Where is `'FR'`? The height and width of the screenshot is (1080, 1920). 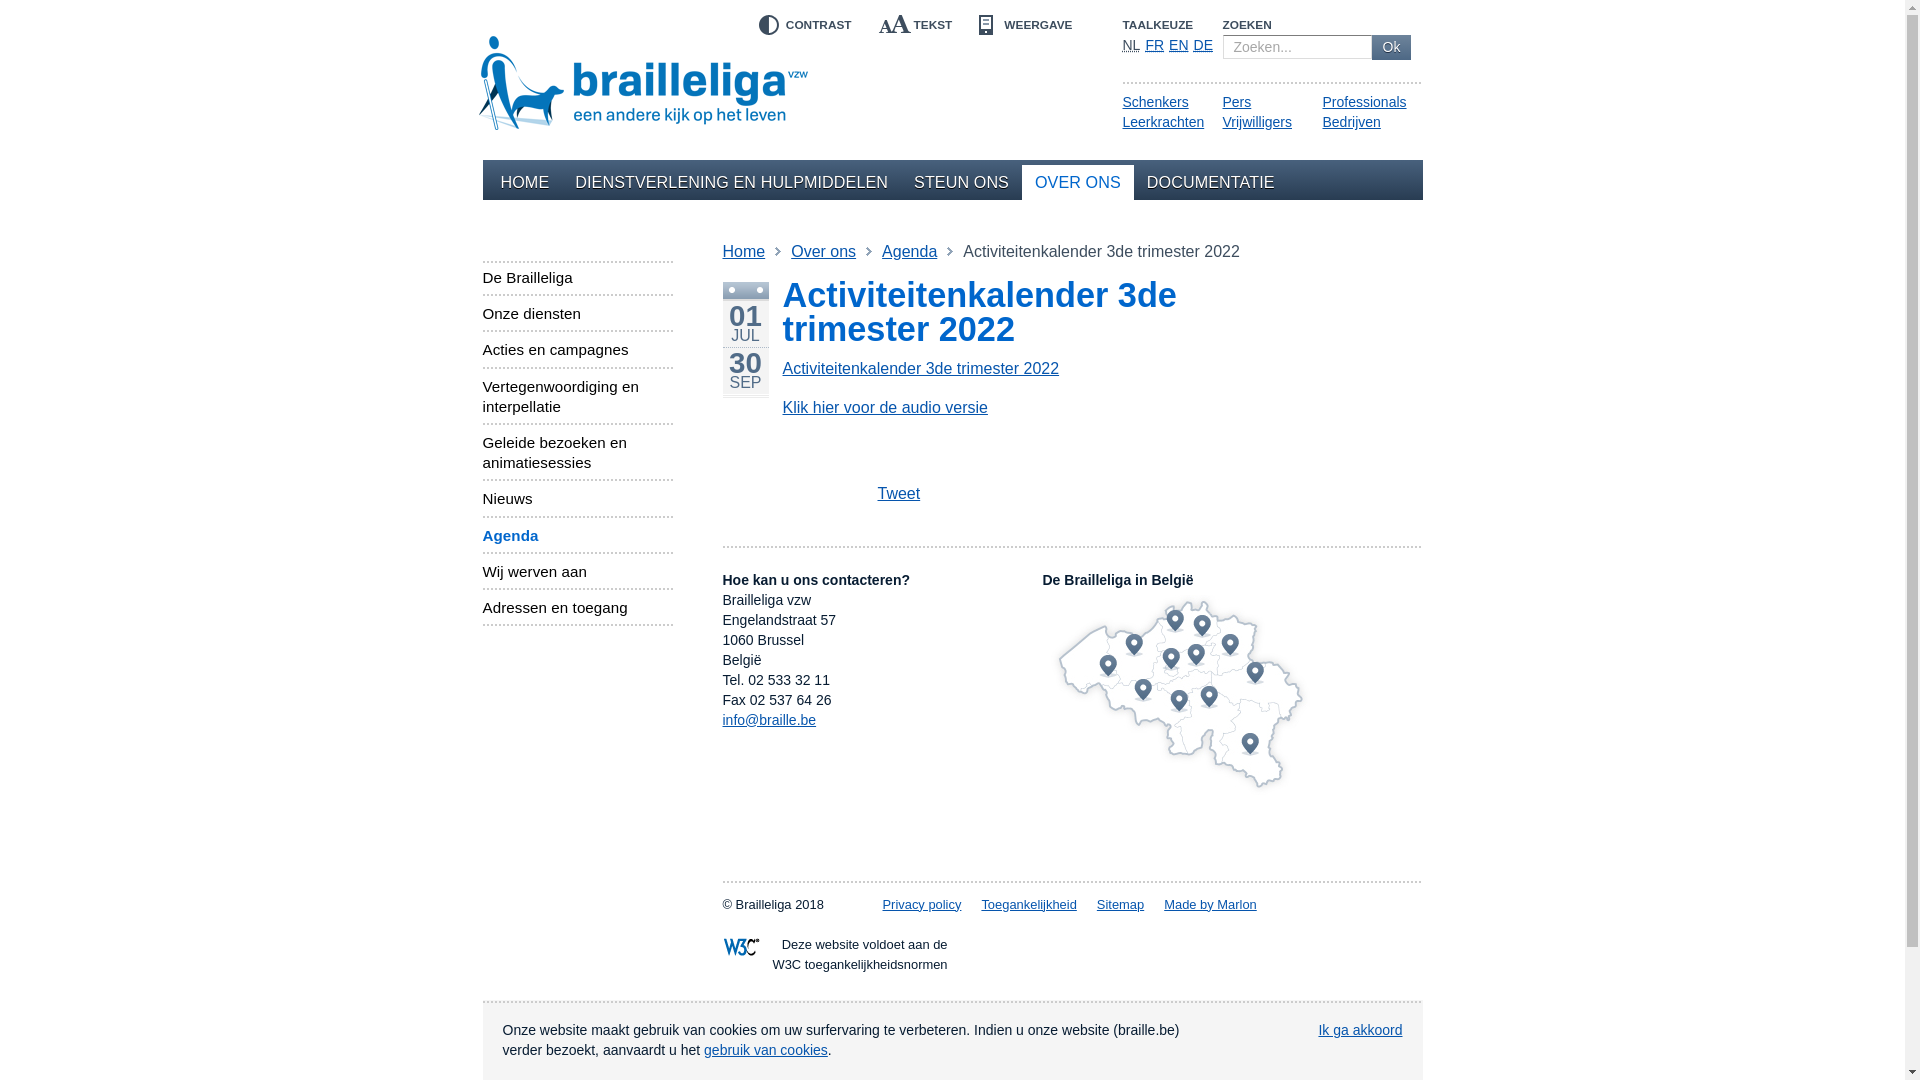
'FR' is located at coordinates (1145, 45).